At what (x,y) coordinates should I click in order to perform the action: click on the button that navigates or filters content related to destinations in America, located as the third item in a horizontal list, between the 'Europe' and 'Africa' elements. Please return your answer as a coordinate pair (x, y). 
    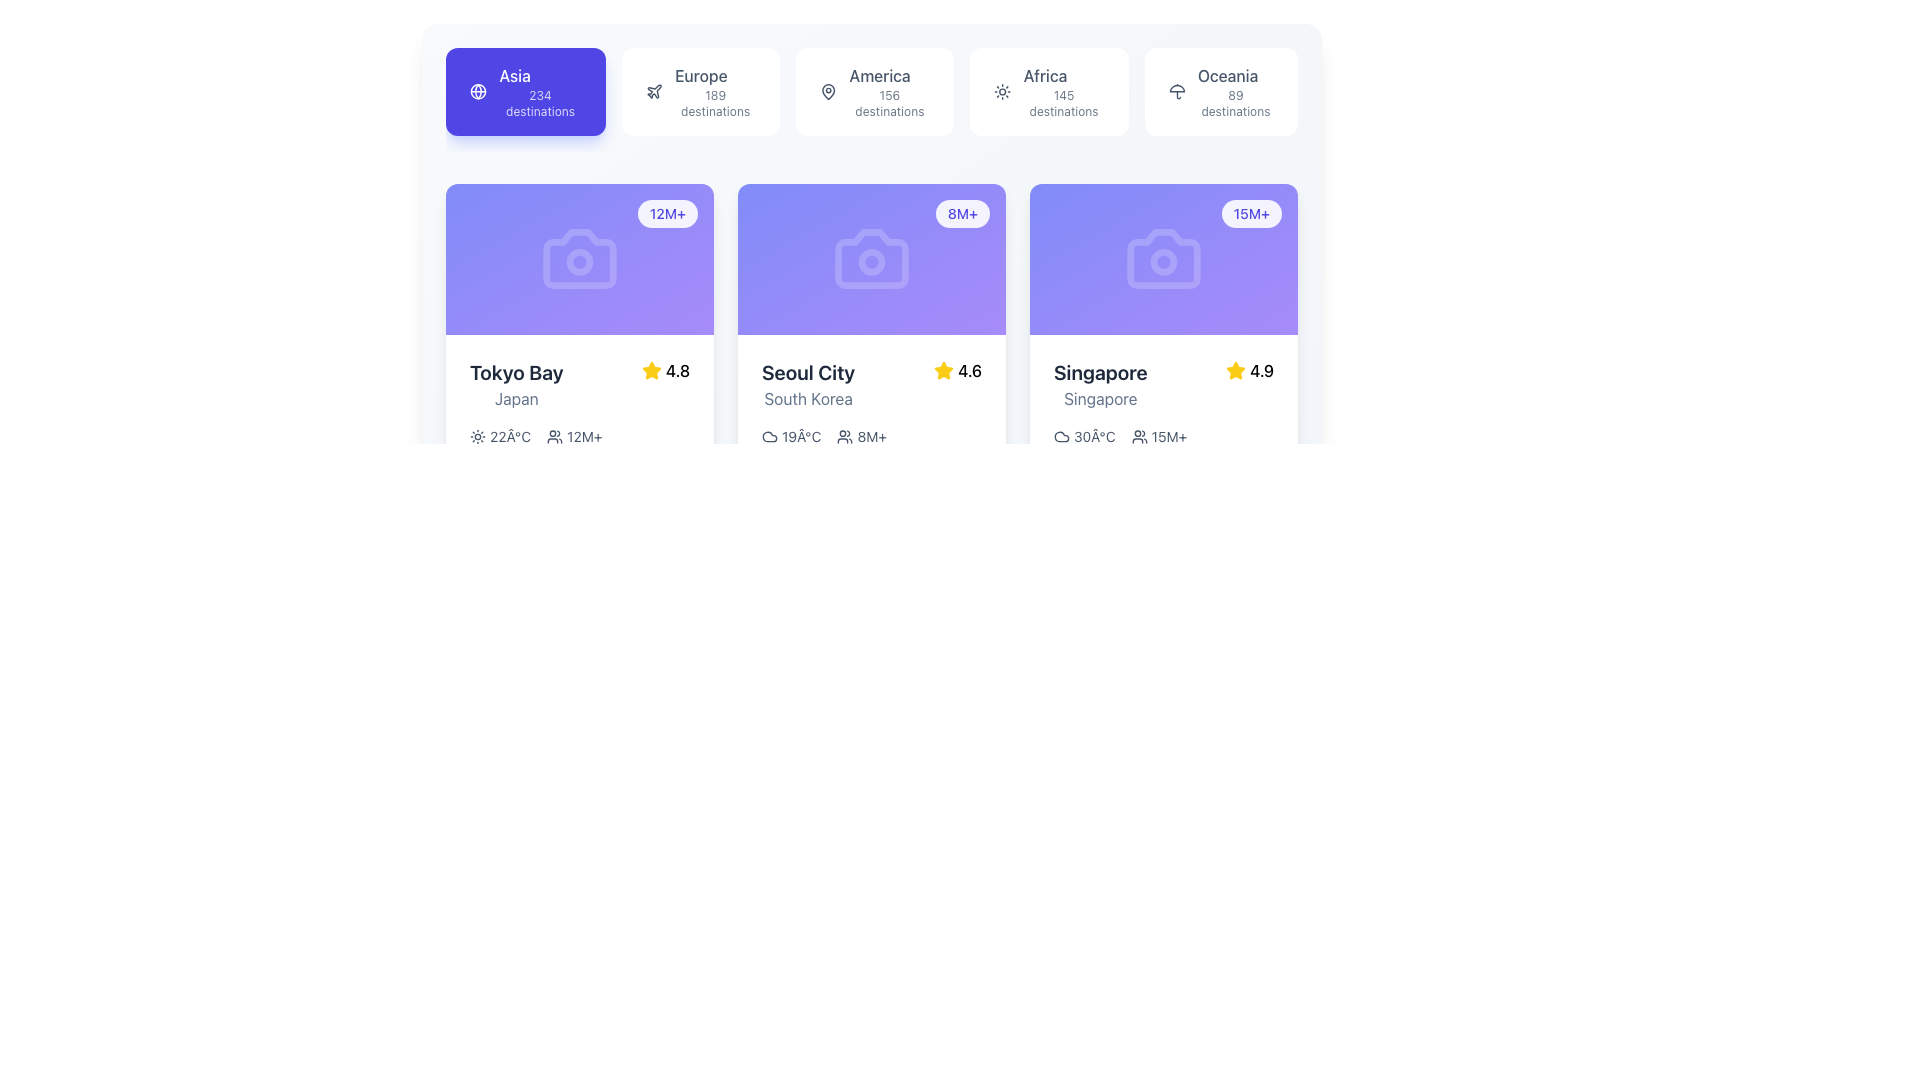
    Looking at the image, I should click on (875, 92).